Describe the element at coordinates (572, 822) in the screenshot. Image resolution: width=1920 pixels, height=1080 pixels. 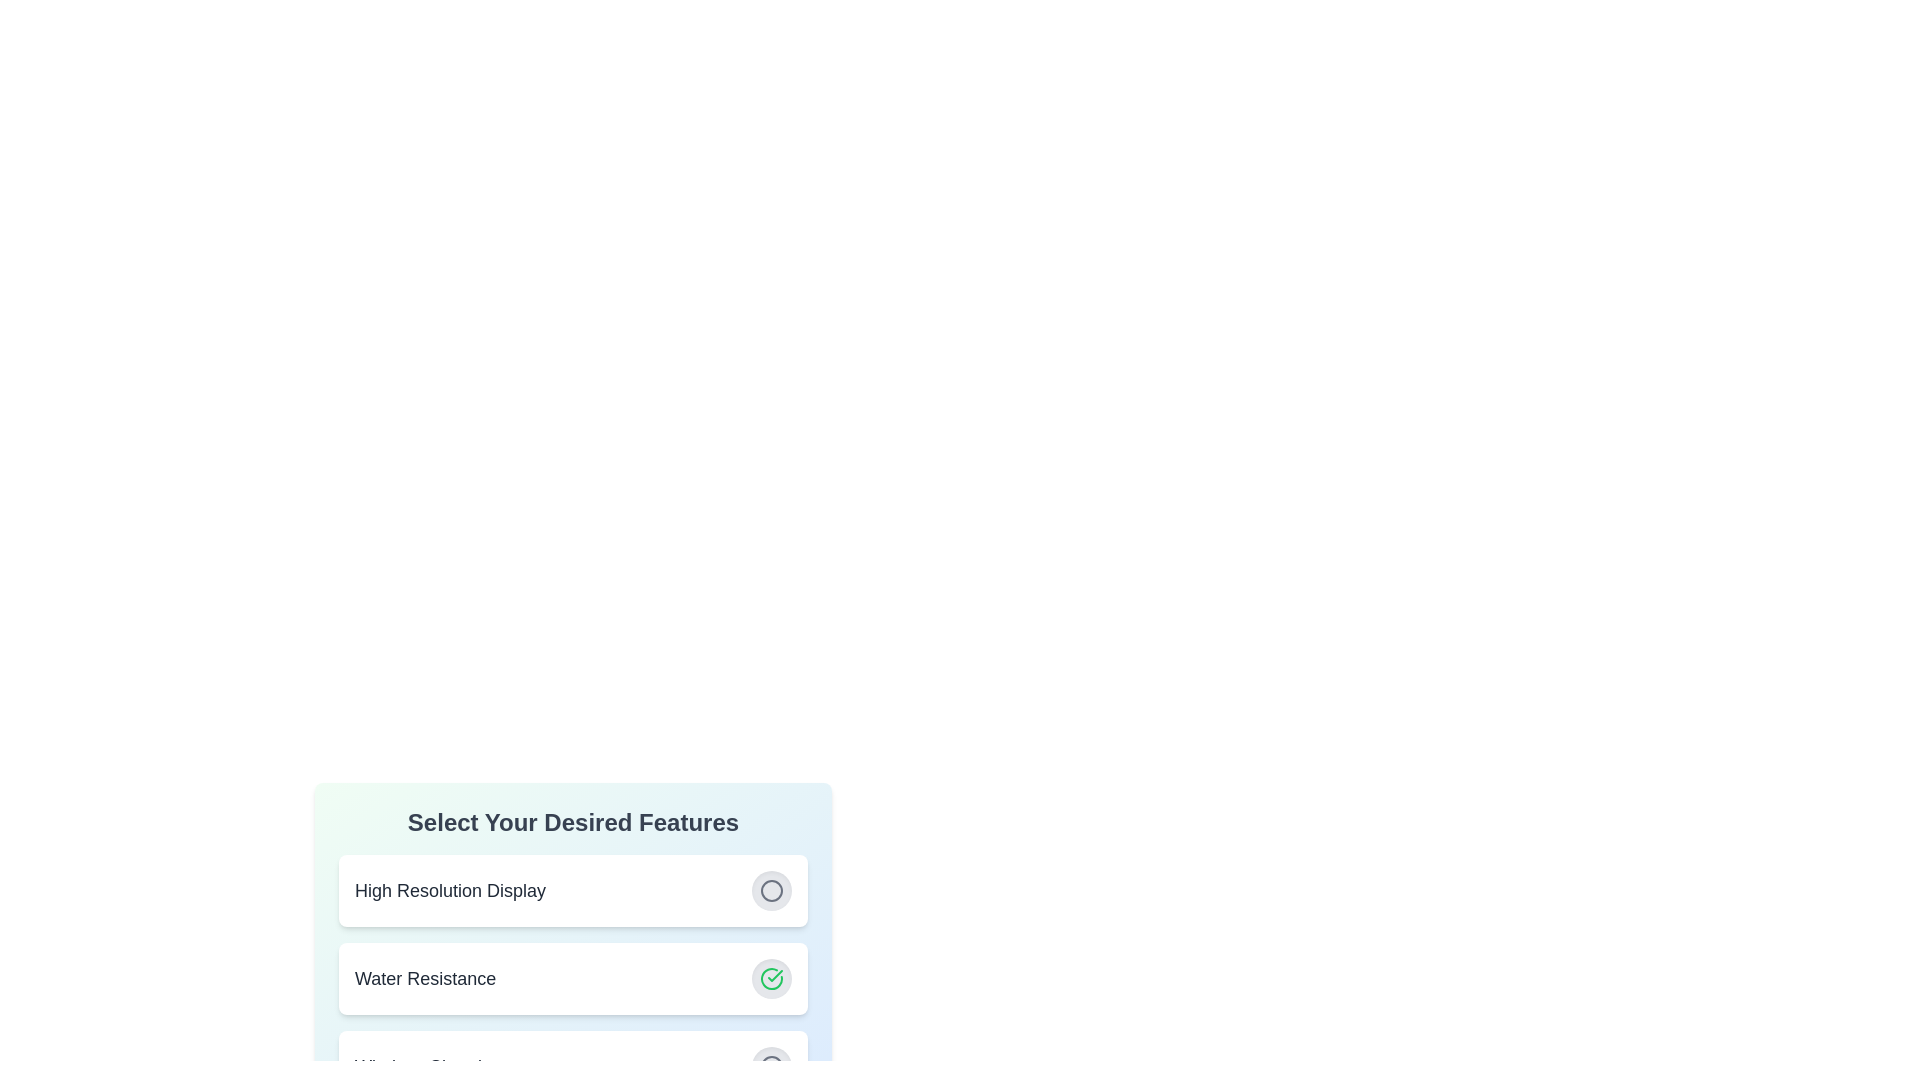
I see `the heading text that serves as a title for the section, guiding users to select their desired features` at that location.